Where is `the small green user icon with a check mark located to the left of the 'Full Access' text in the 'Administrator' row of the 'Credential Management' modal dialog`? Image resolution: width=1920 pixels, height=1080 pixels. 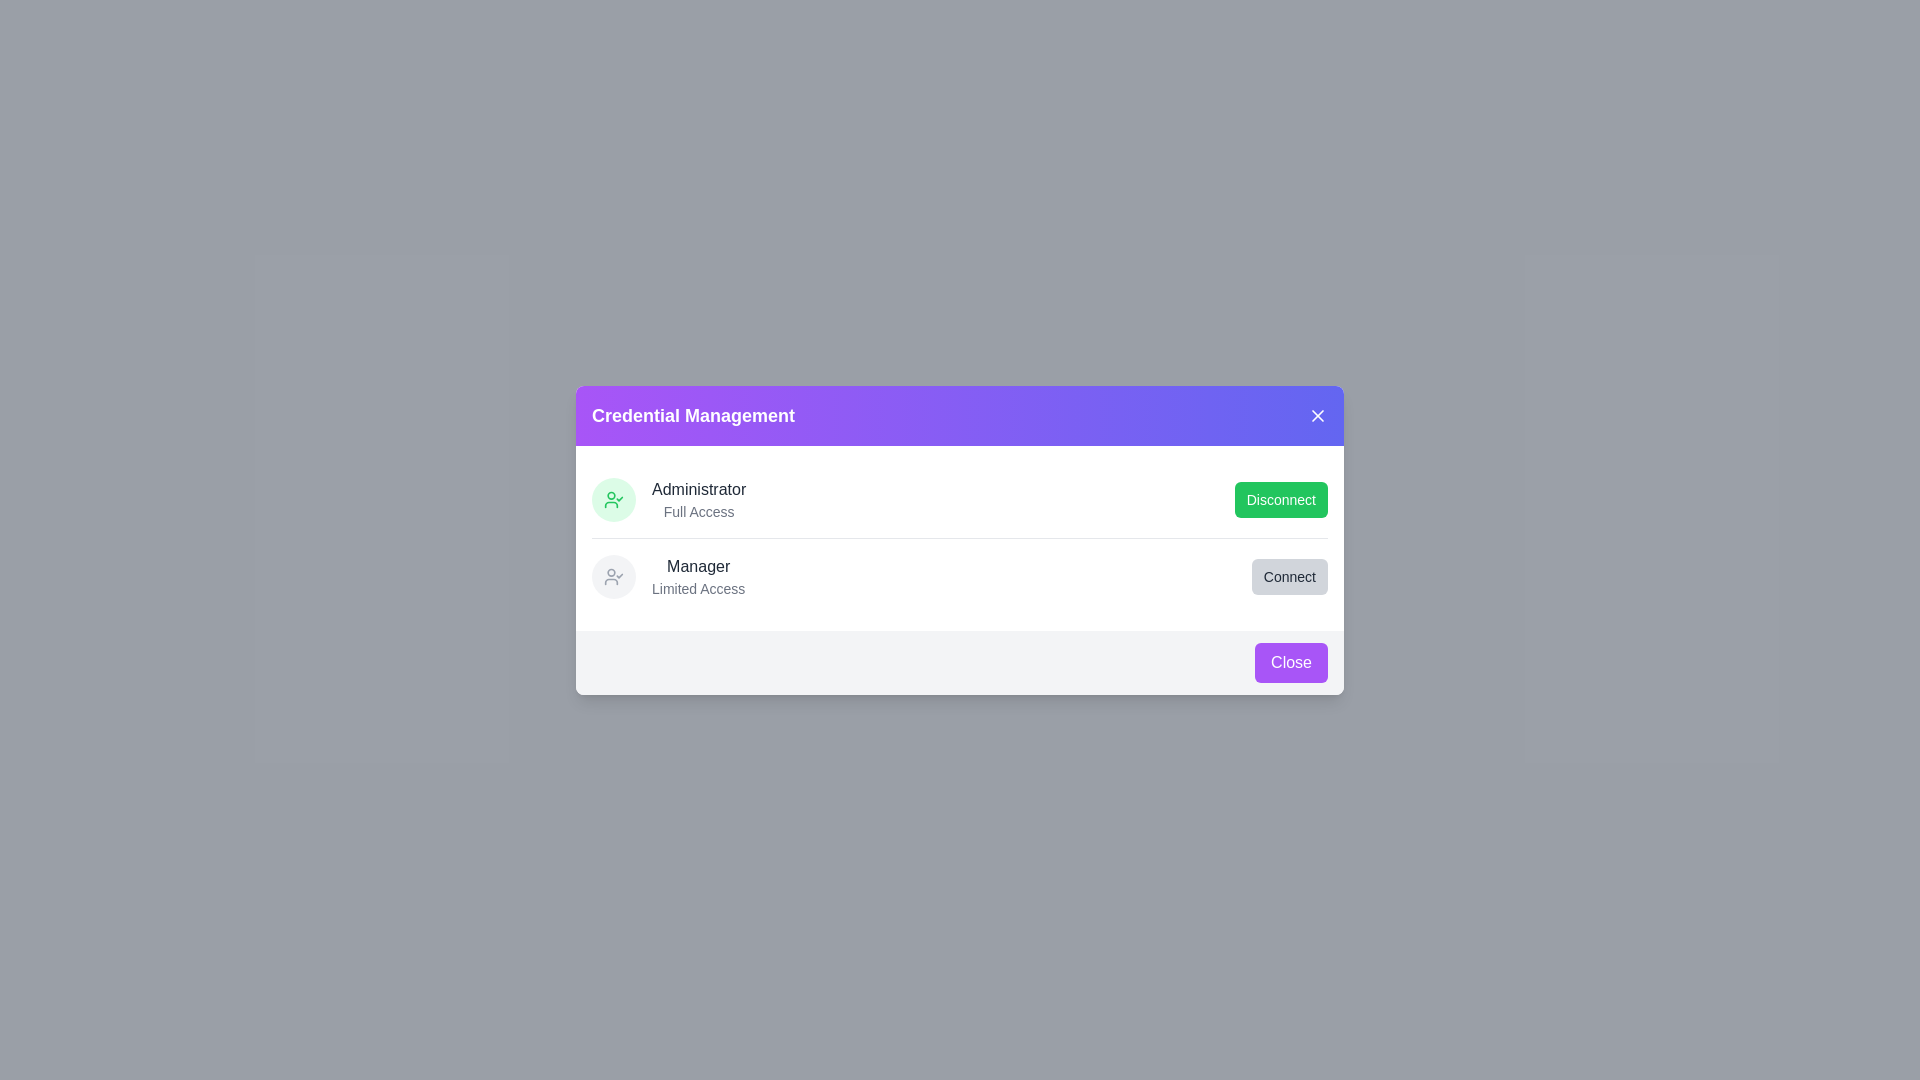 the small green user icon with a check mark located to the left of the 'Full Access' text in the 'Administrator' row of the 'Credential Management' modal dialog is located at coordinates (613, 497).